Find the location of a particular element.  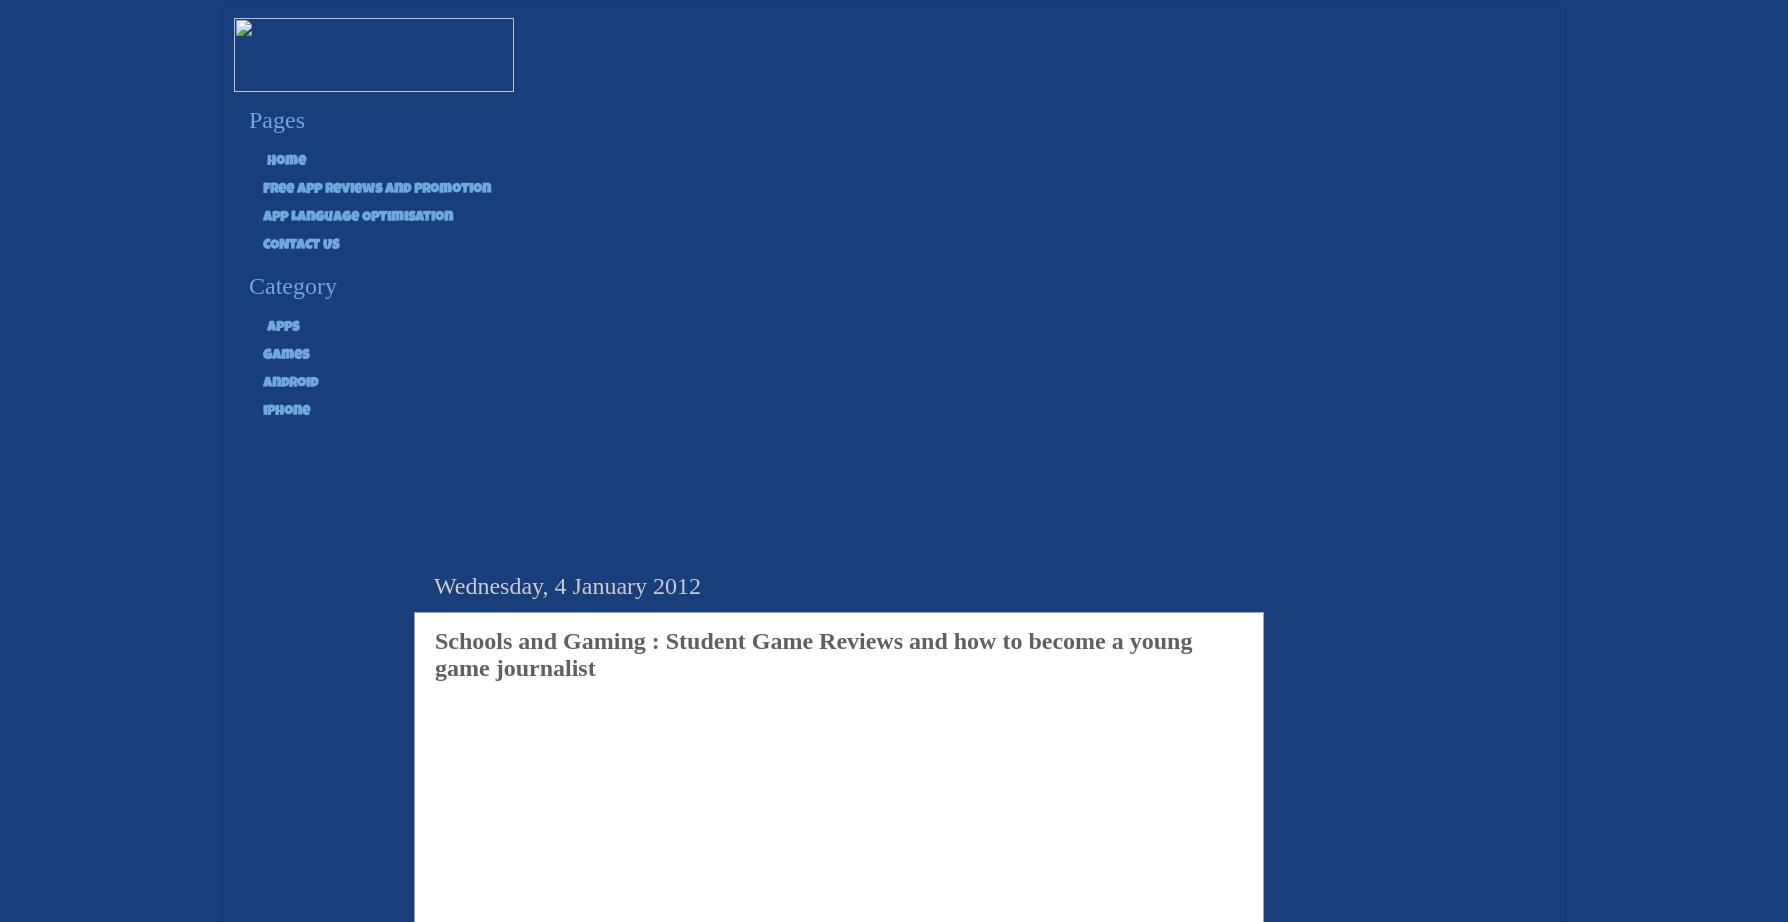

'iPhone' is located at coordinates (285, 410).